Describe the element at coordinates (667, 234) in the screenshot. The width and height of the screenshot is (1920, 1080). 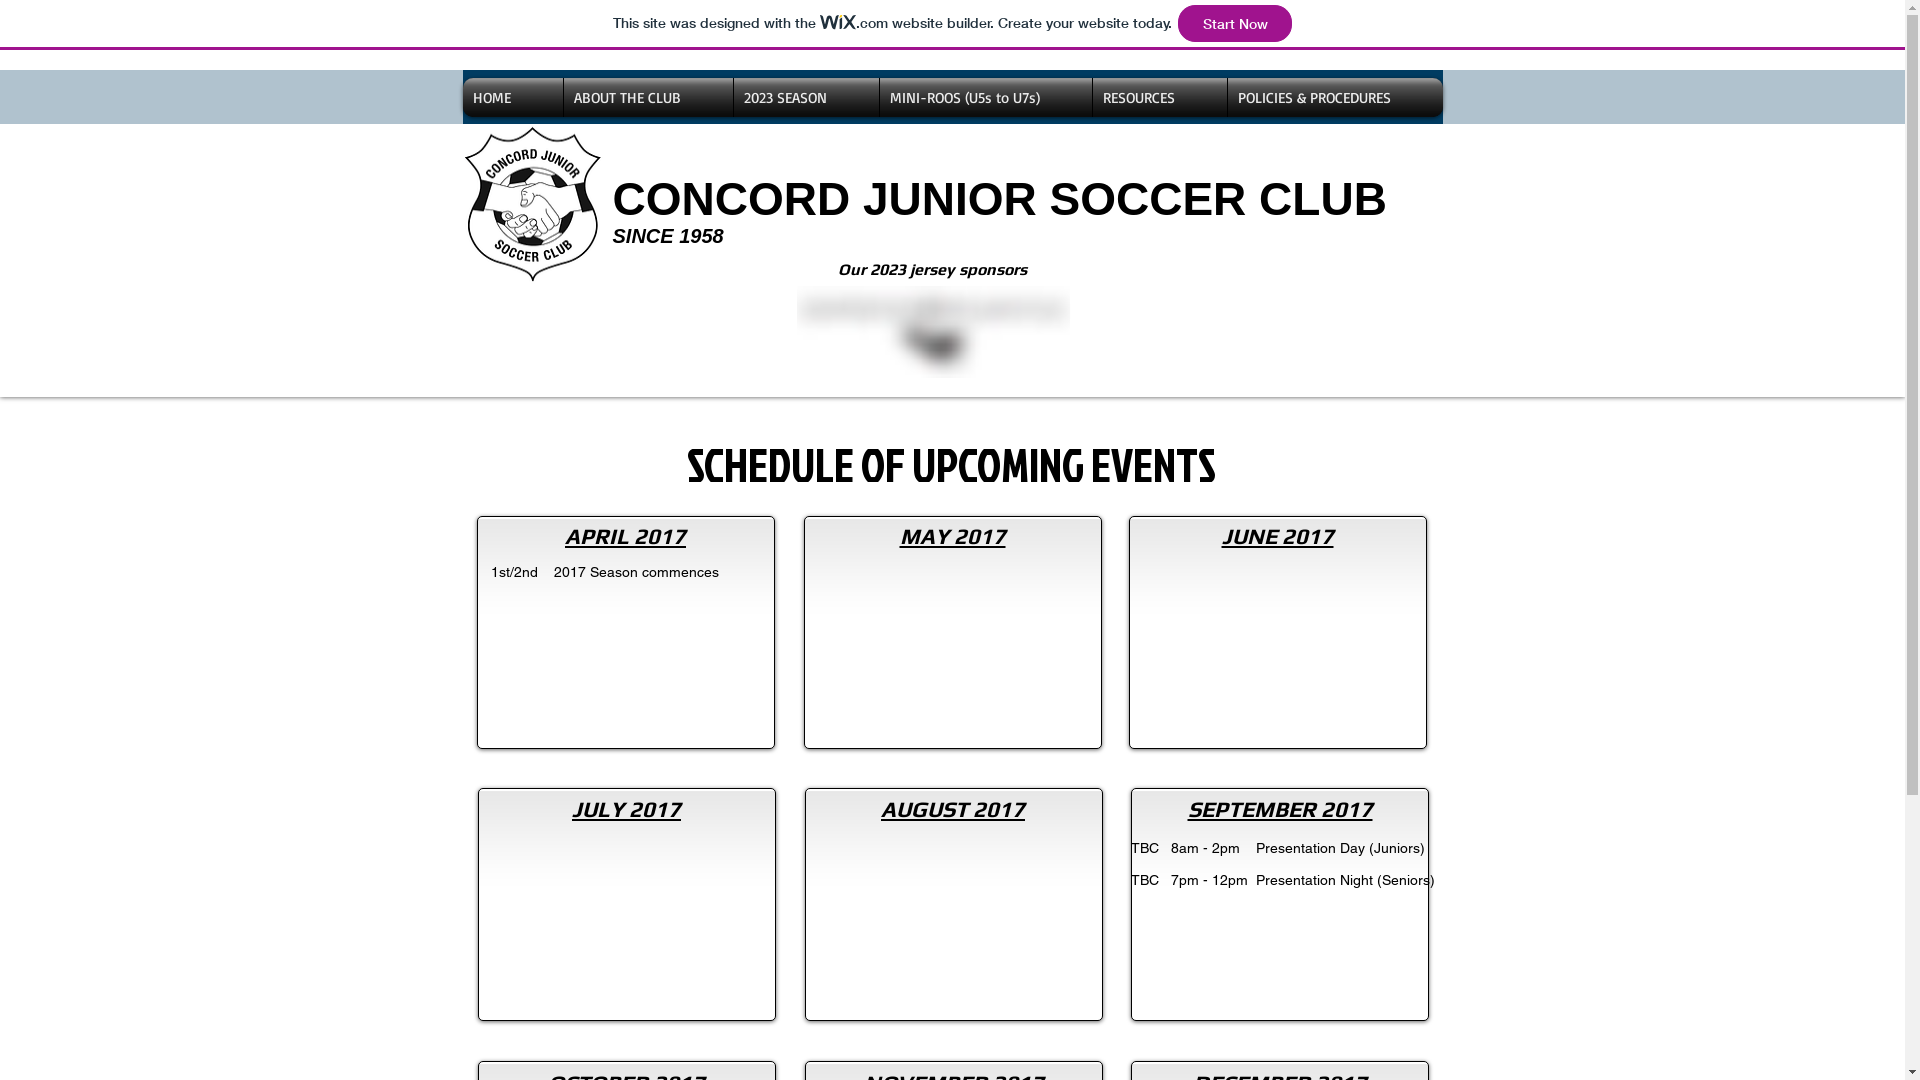
I see `'SINCE 1958'` at that location.